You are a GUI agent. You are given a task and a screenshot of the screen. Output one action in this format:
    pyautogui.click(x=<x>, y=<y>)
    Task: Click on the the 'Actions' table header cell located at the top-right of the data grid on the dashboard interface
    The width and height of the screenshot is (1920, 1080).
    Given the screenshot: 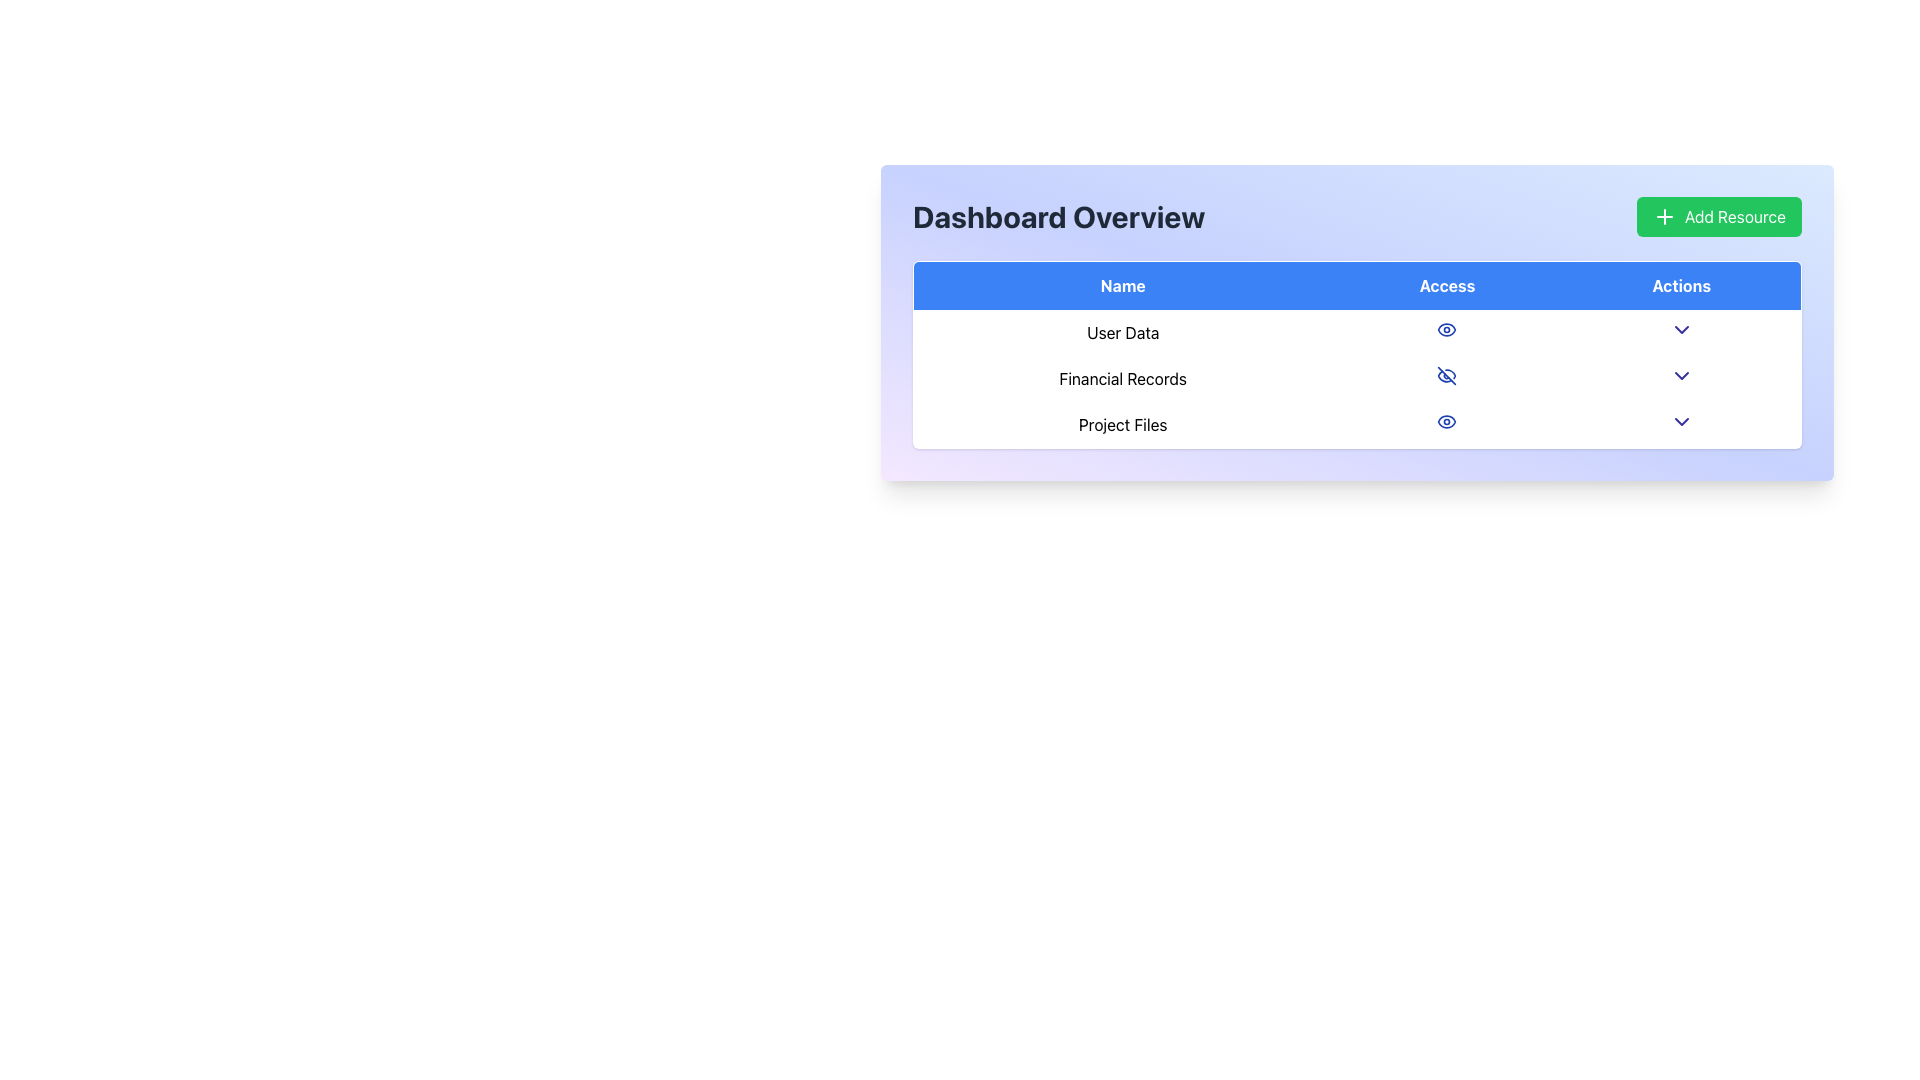 What is the action you would take?
    pyautogui.click(x=1680, y=285)
    